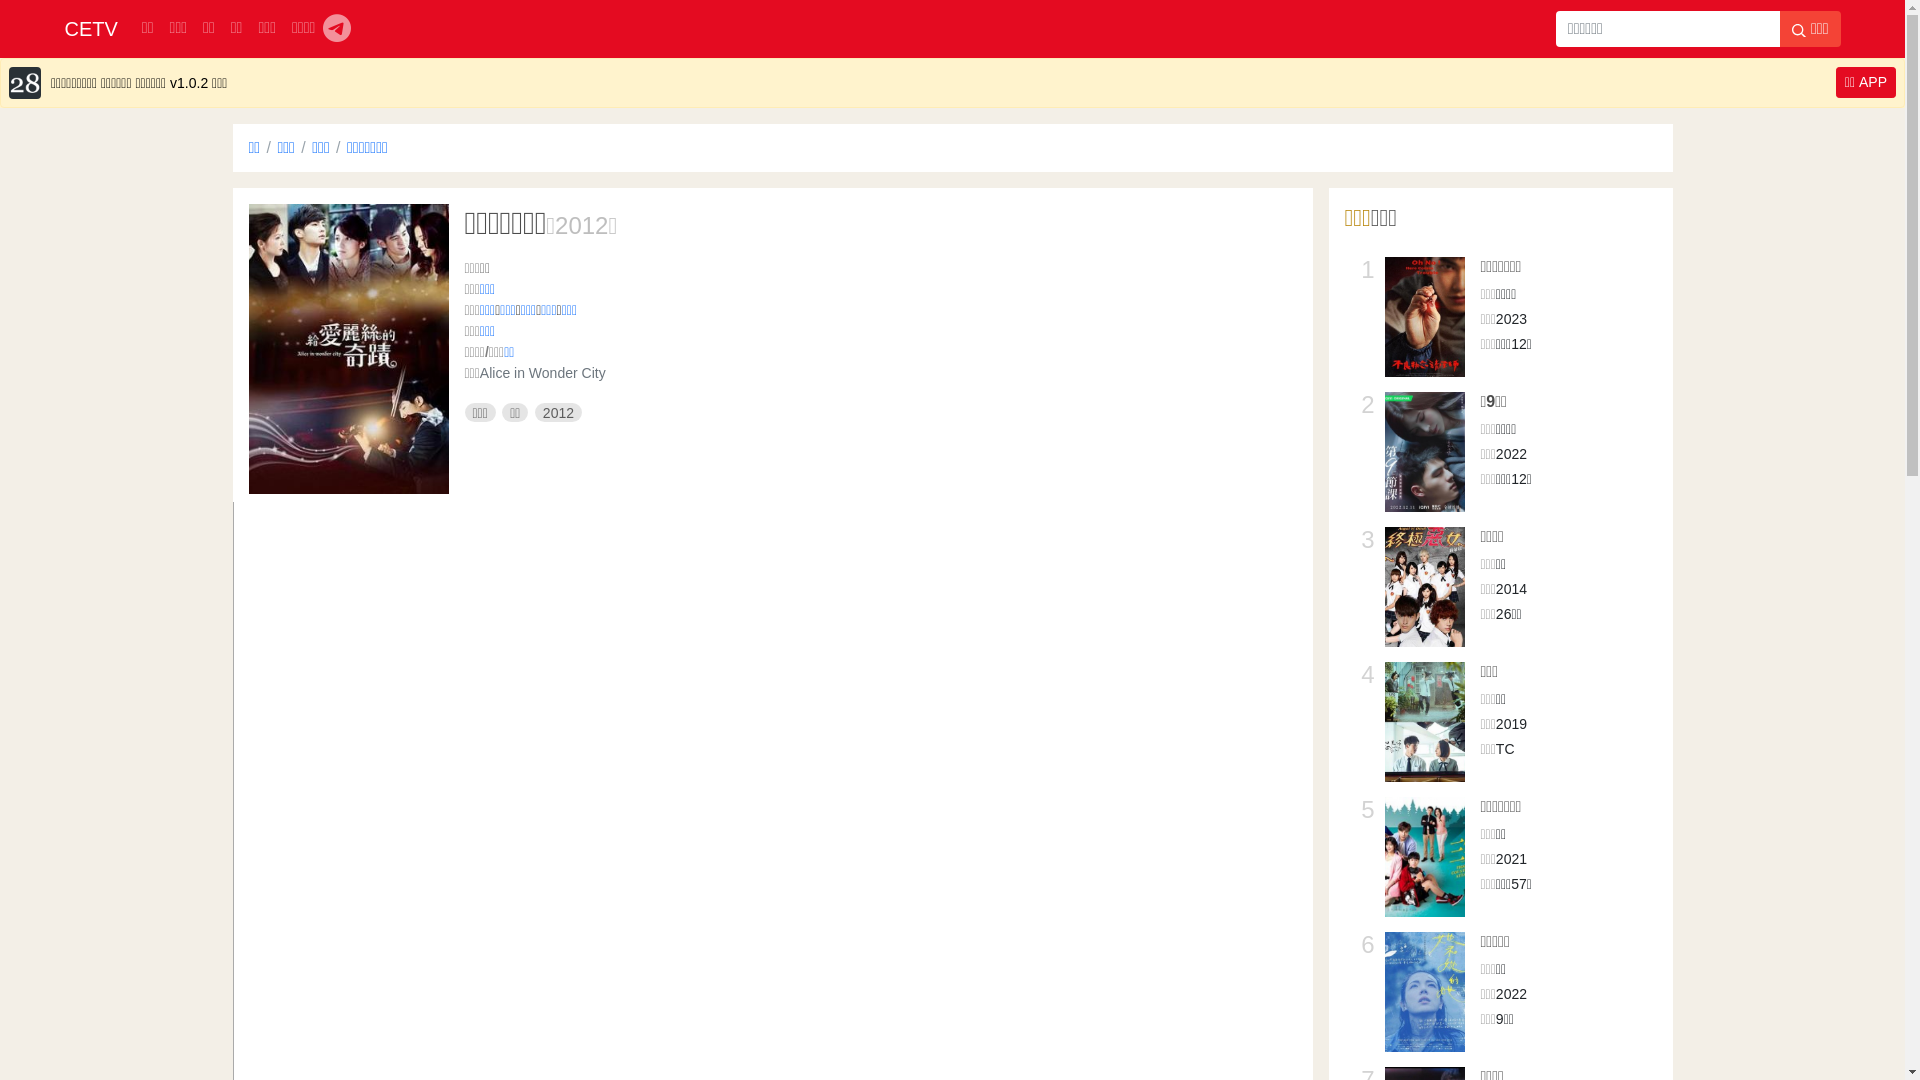  Describe the element at coordinates (558, 411) in the screenshot. I see `'2012'` at that location.